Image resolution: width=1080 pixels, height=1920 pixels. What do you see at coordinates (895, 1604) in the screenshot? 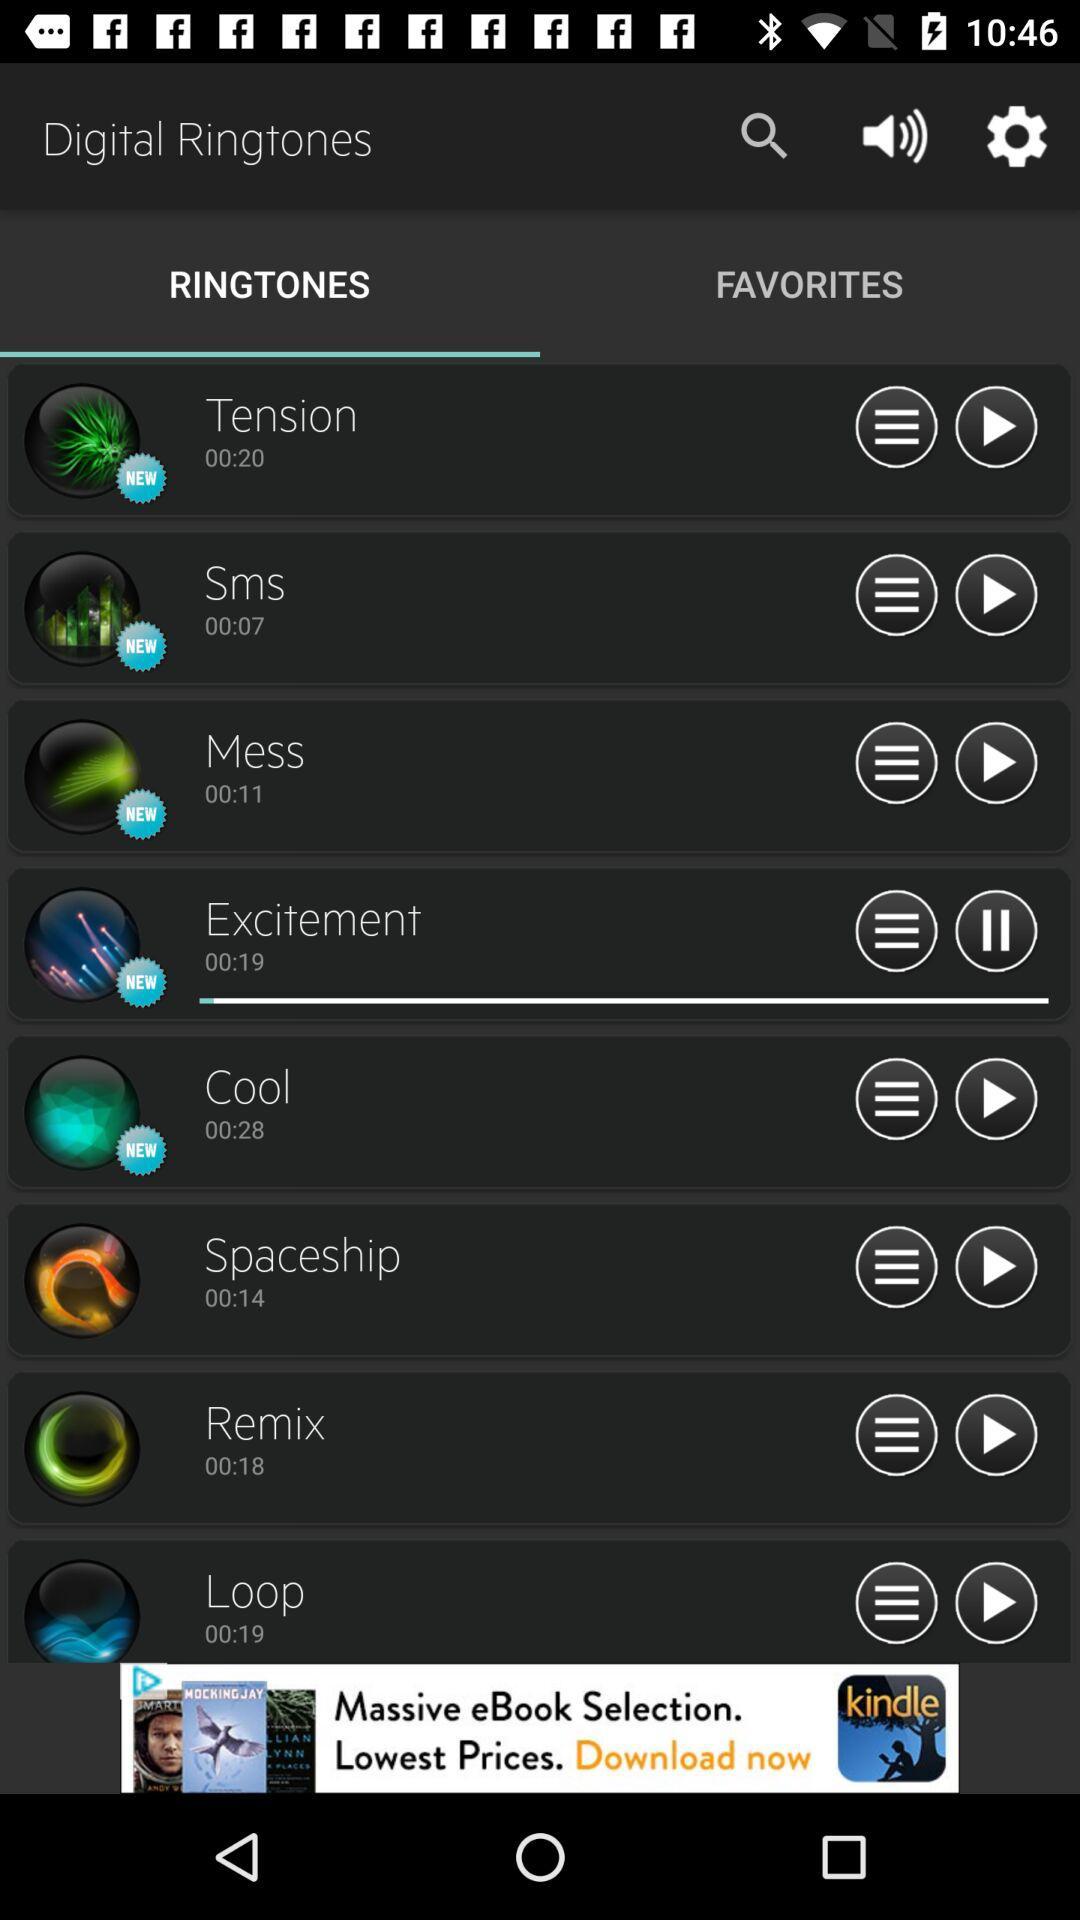
I see `list option` at bounding box center [895, 1604].